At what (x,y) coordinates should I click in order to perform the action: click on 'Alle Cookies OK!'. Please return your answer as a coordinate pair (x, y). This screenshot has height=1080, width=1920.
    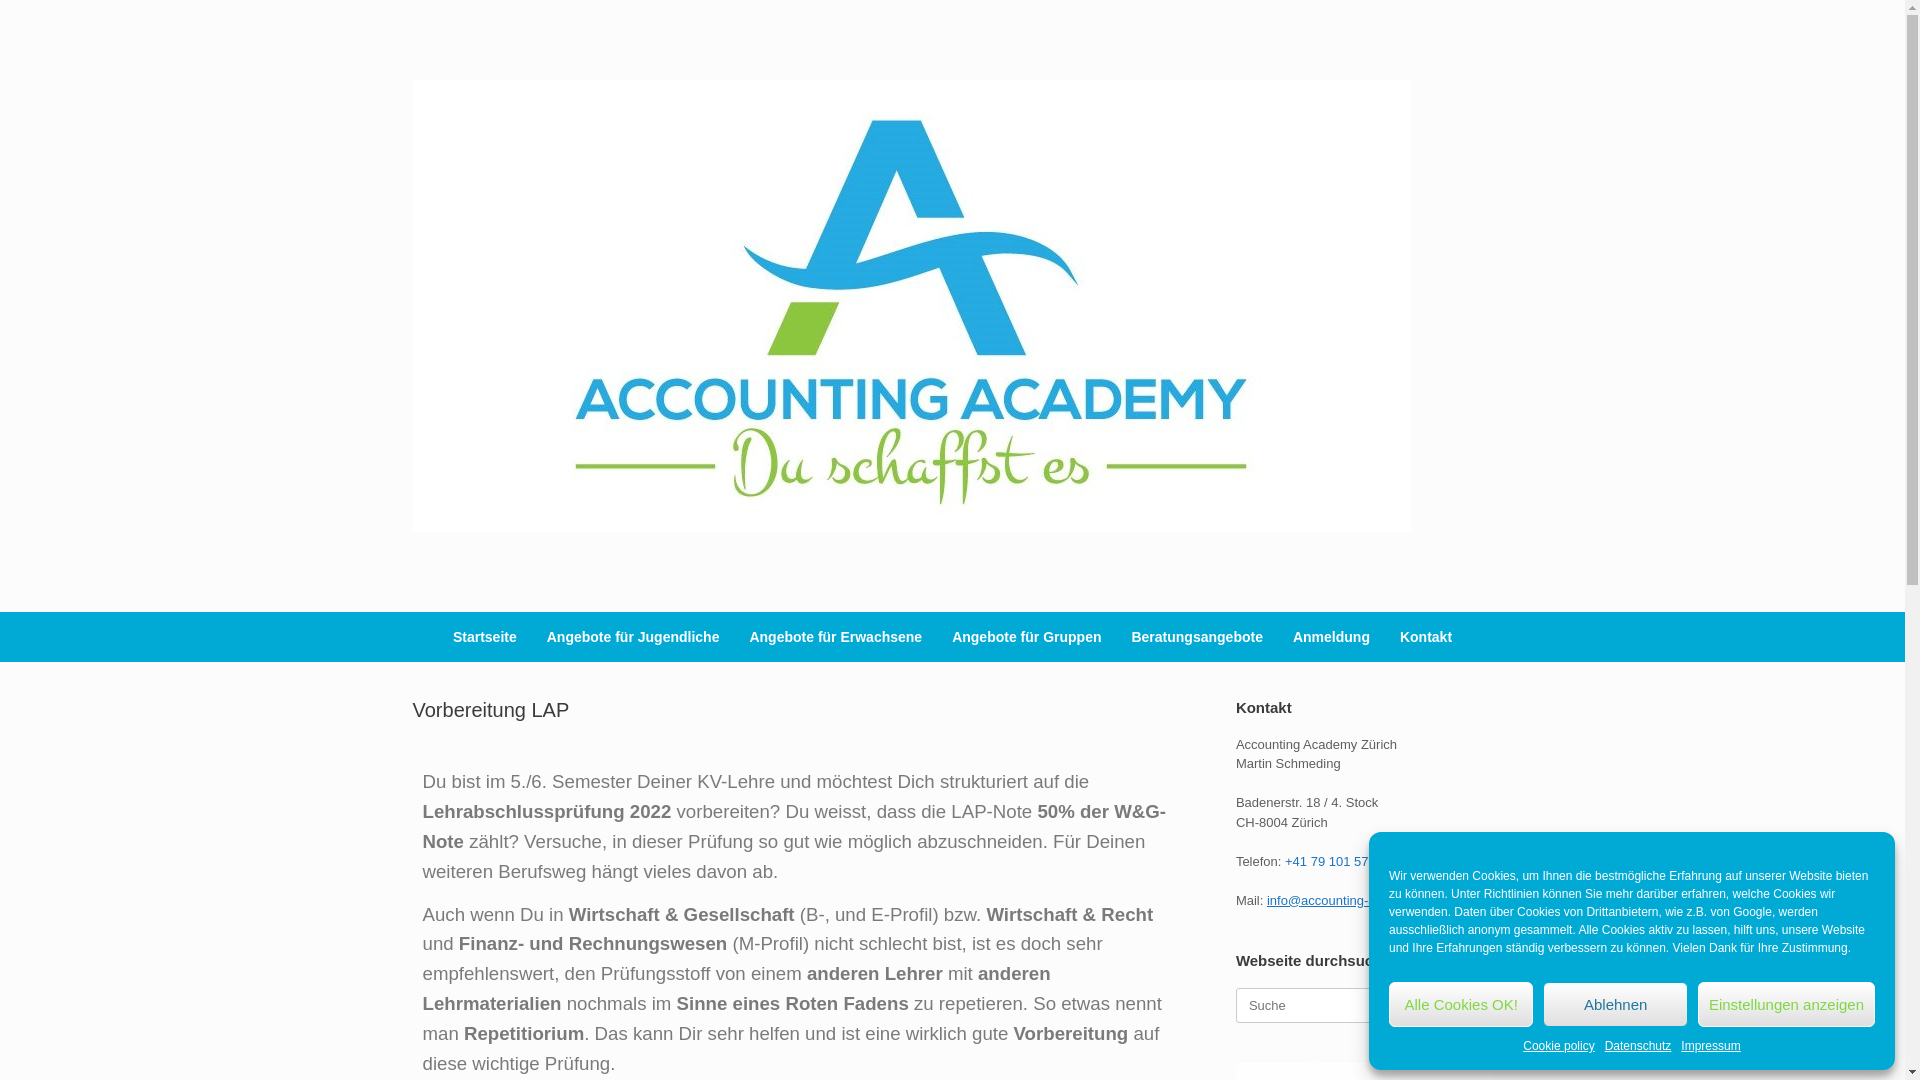
    Looking at the image, I should click on (1460, 1004).